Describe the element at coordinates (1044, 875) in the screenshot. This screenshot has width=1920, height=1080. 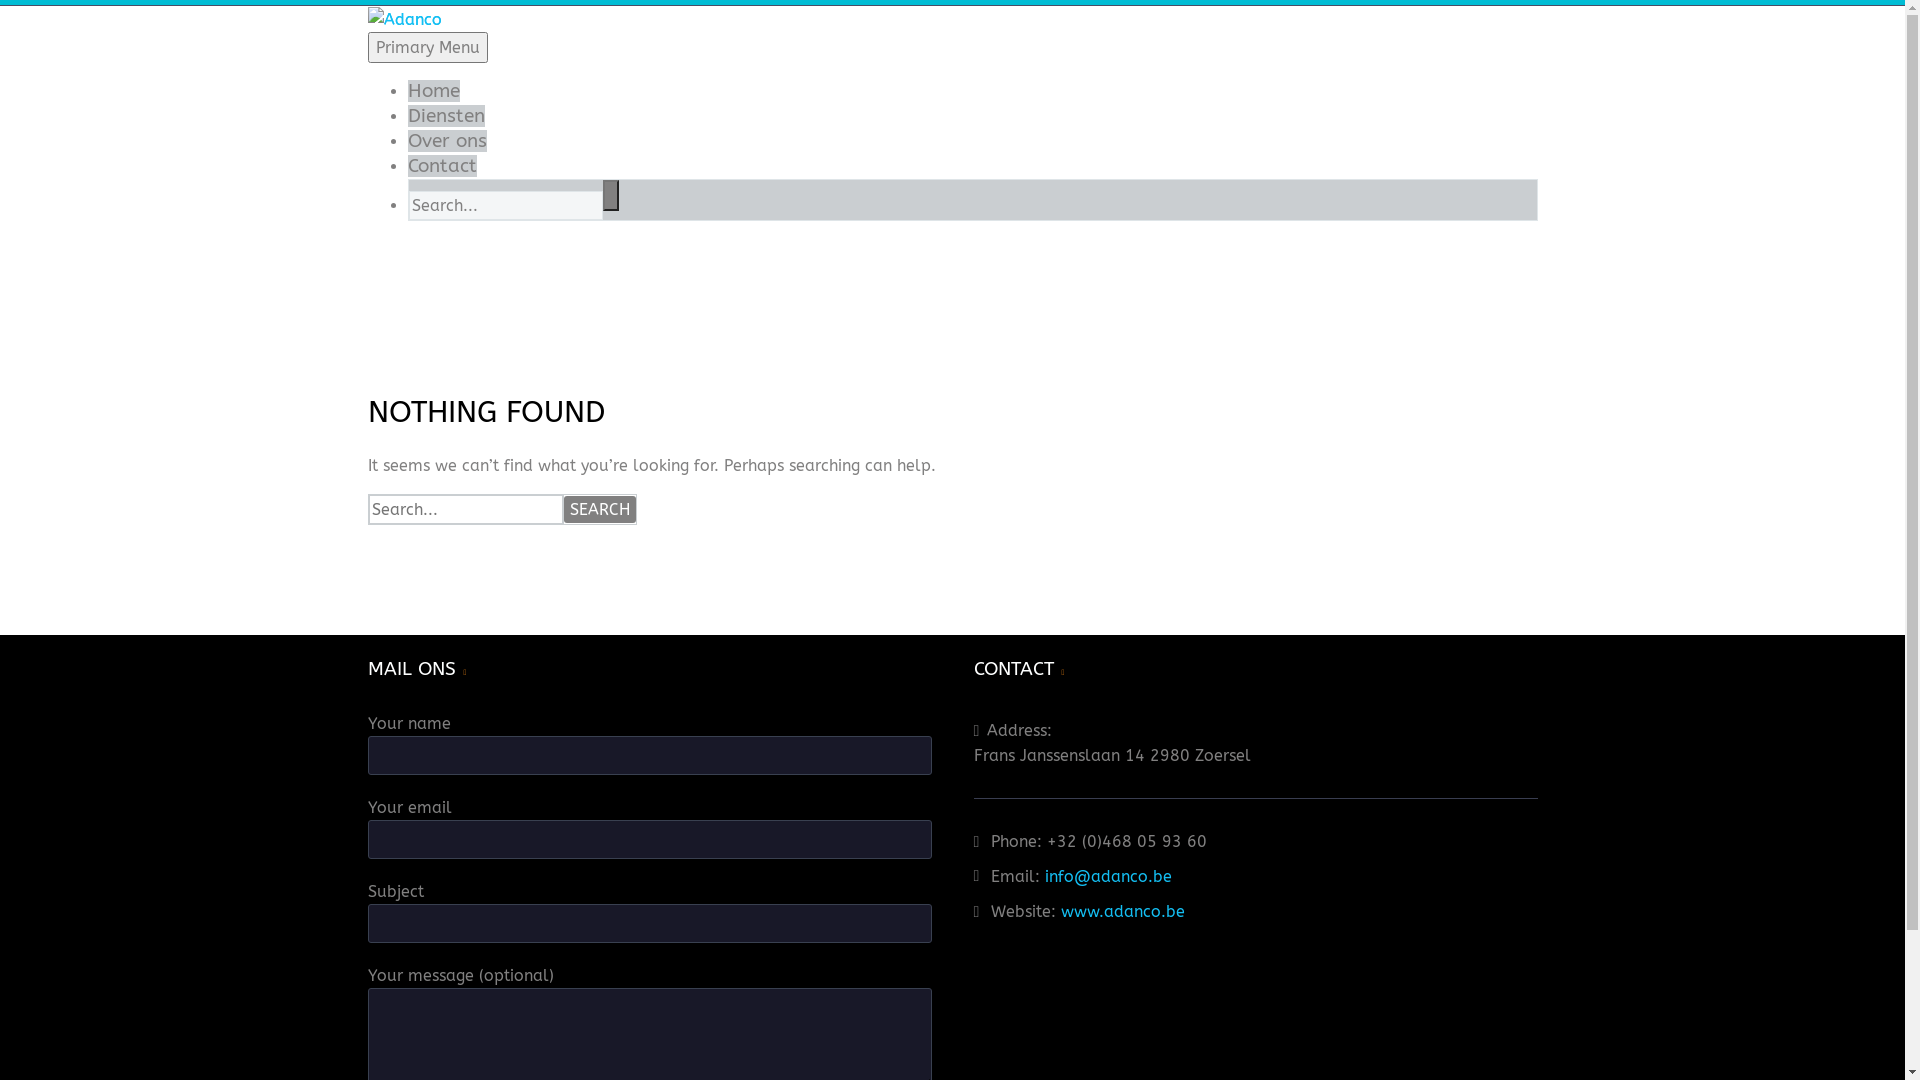
I see `'info@adanco.be'` at that location.